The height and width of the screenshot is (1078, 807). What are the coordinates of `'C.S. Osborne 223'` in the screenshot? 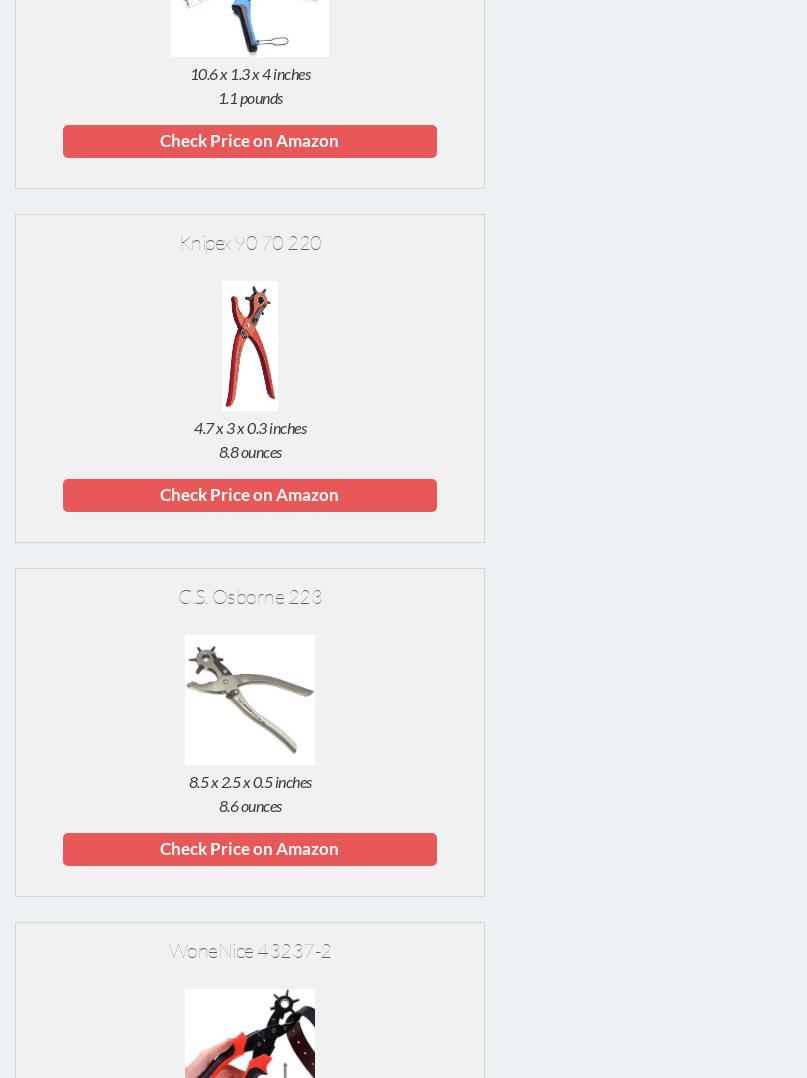 It's located at (249, 596).